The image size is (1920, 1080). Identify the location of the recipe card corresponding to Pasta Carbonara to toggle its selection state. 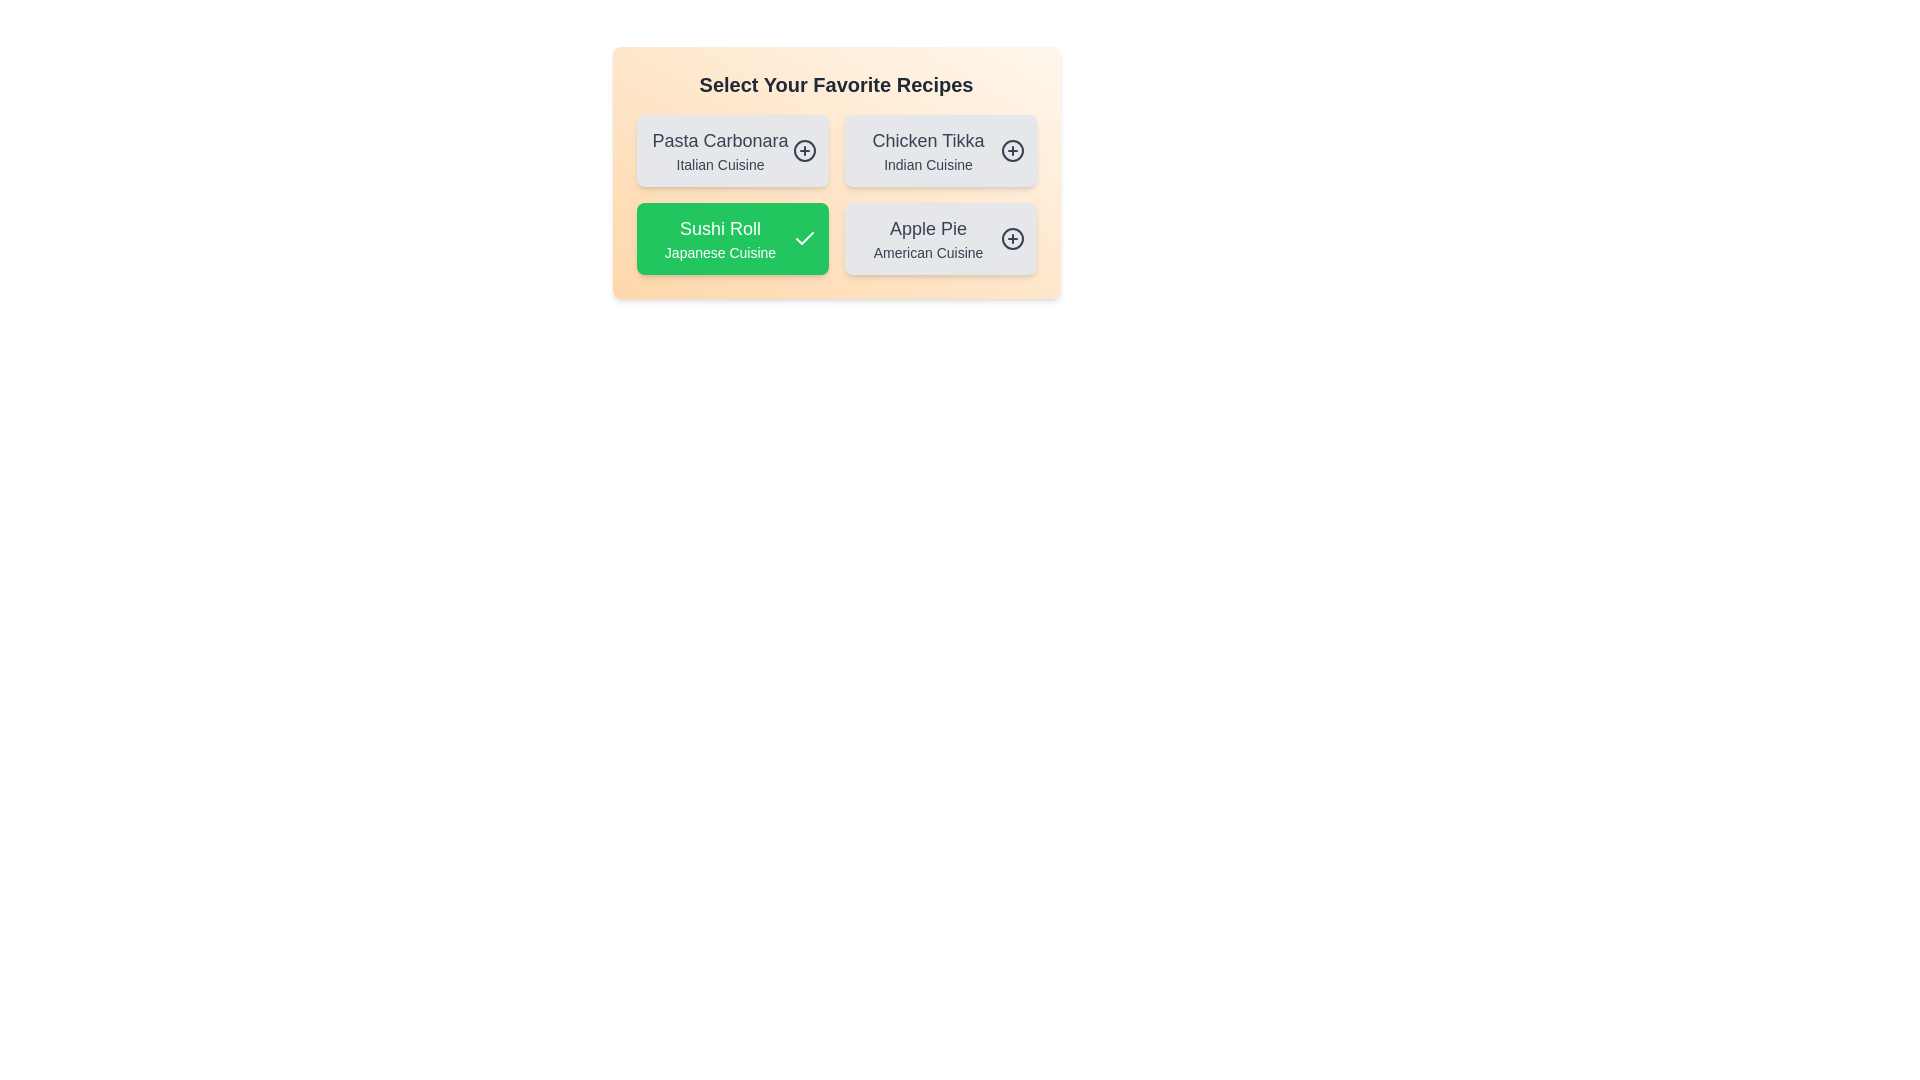
(731, 149).